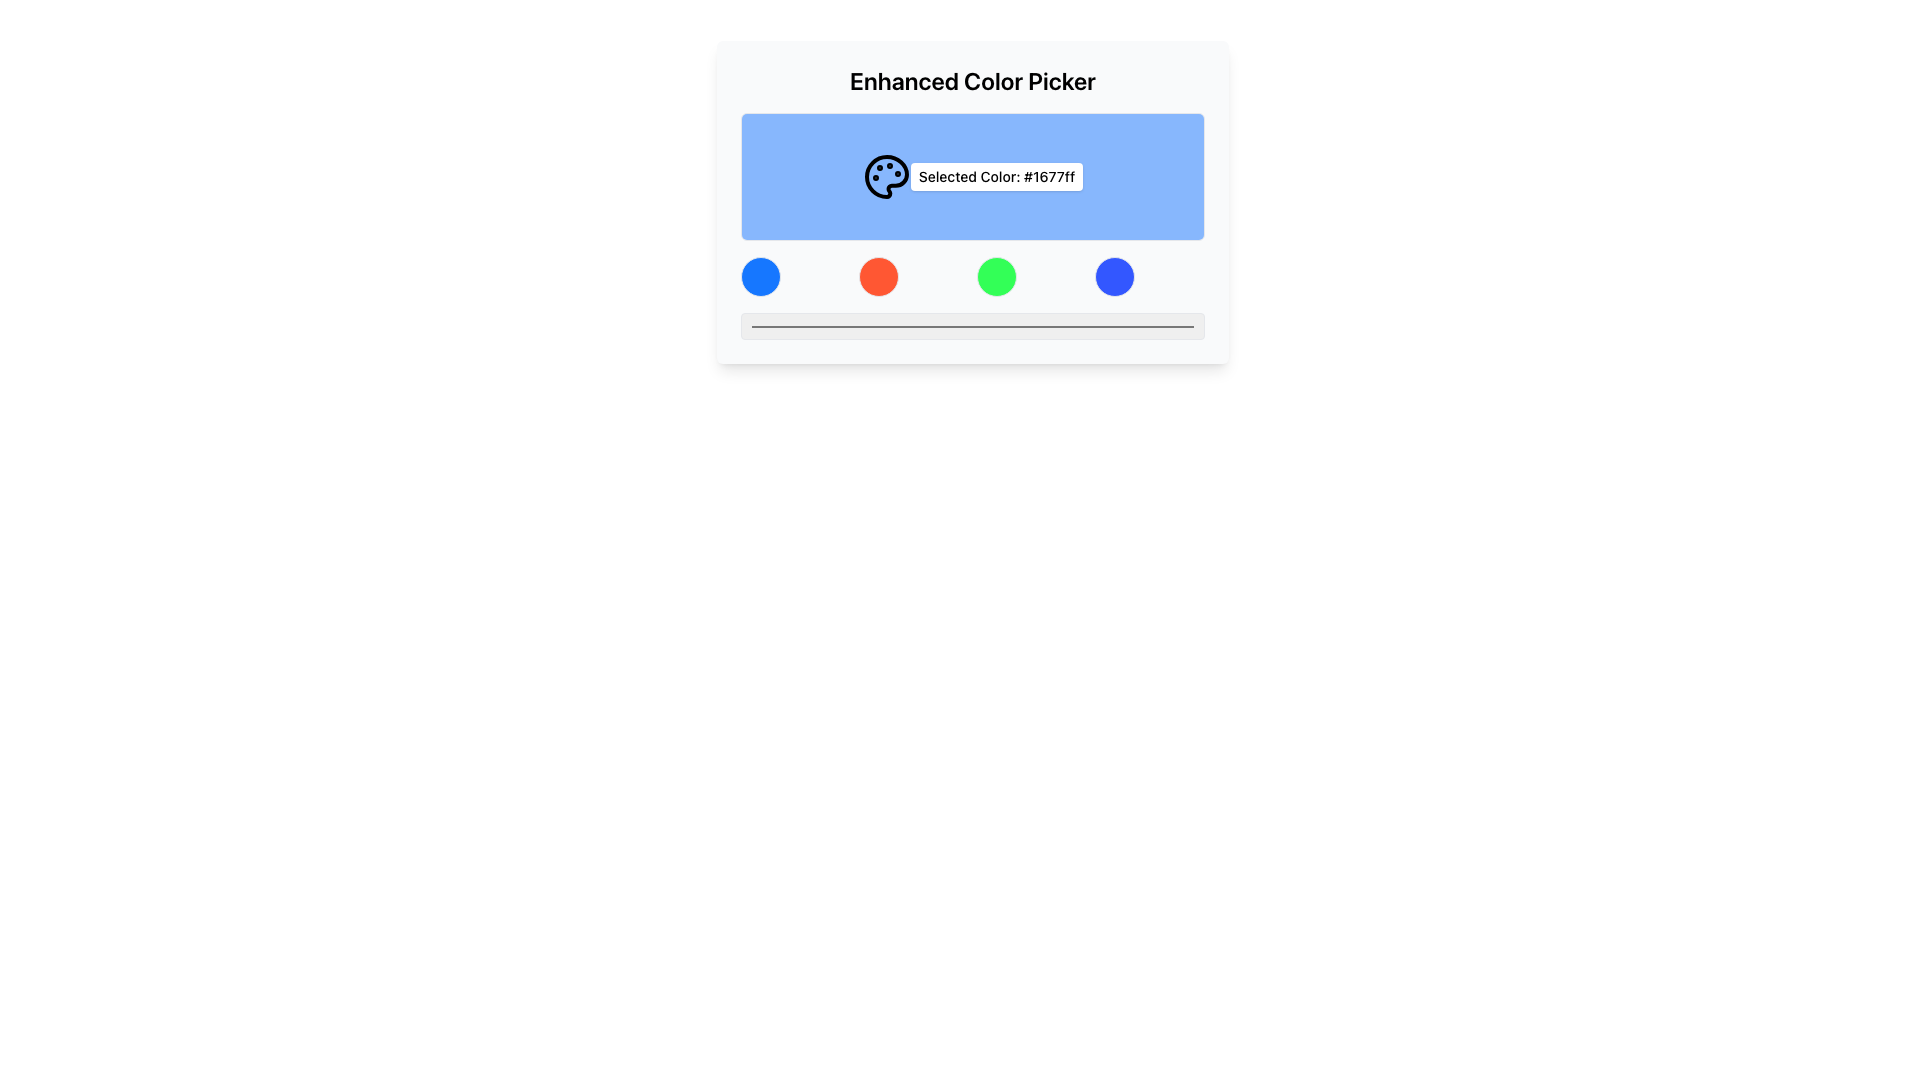  What do you see at coordinates (939, 325) in the screenshot?
I see `the slider` at bounding box center [939, 325].